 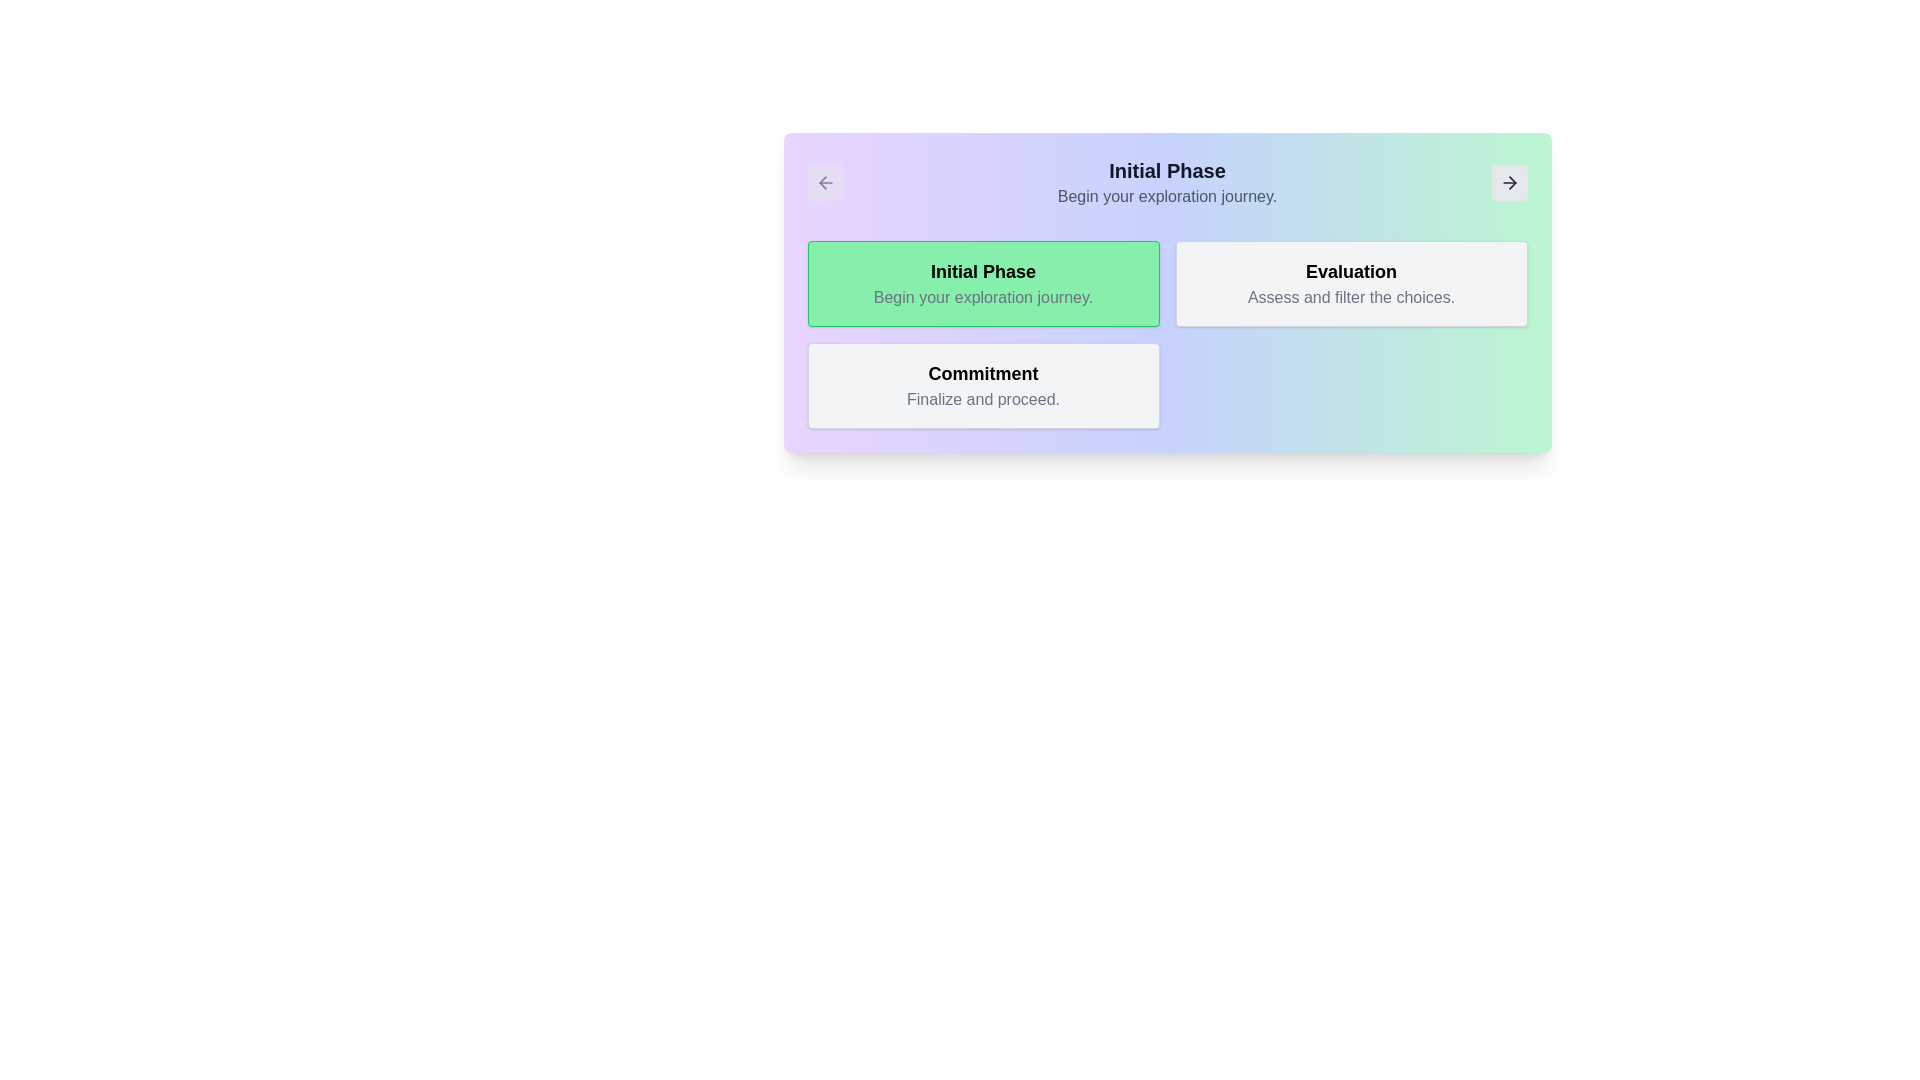 What do you see at coordinates (1512, 182) in the screenshot?
I see `the forward arrow icon located in the top-right corner of the interface, which indicates a proceed action` at bounding box center [1512, 182].